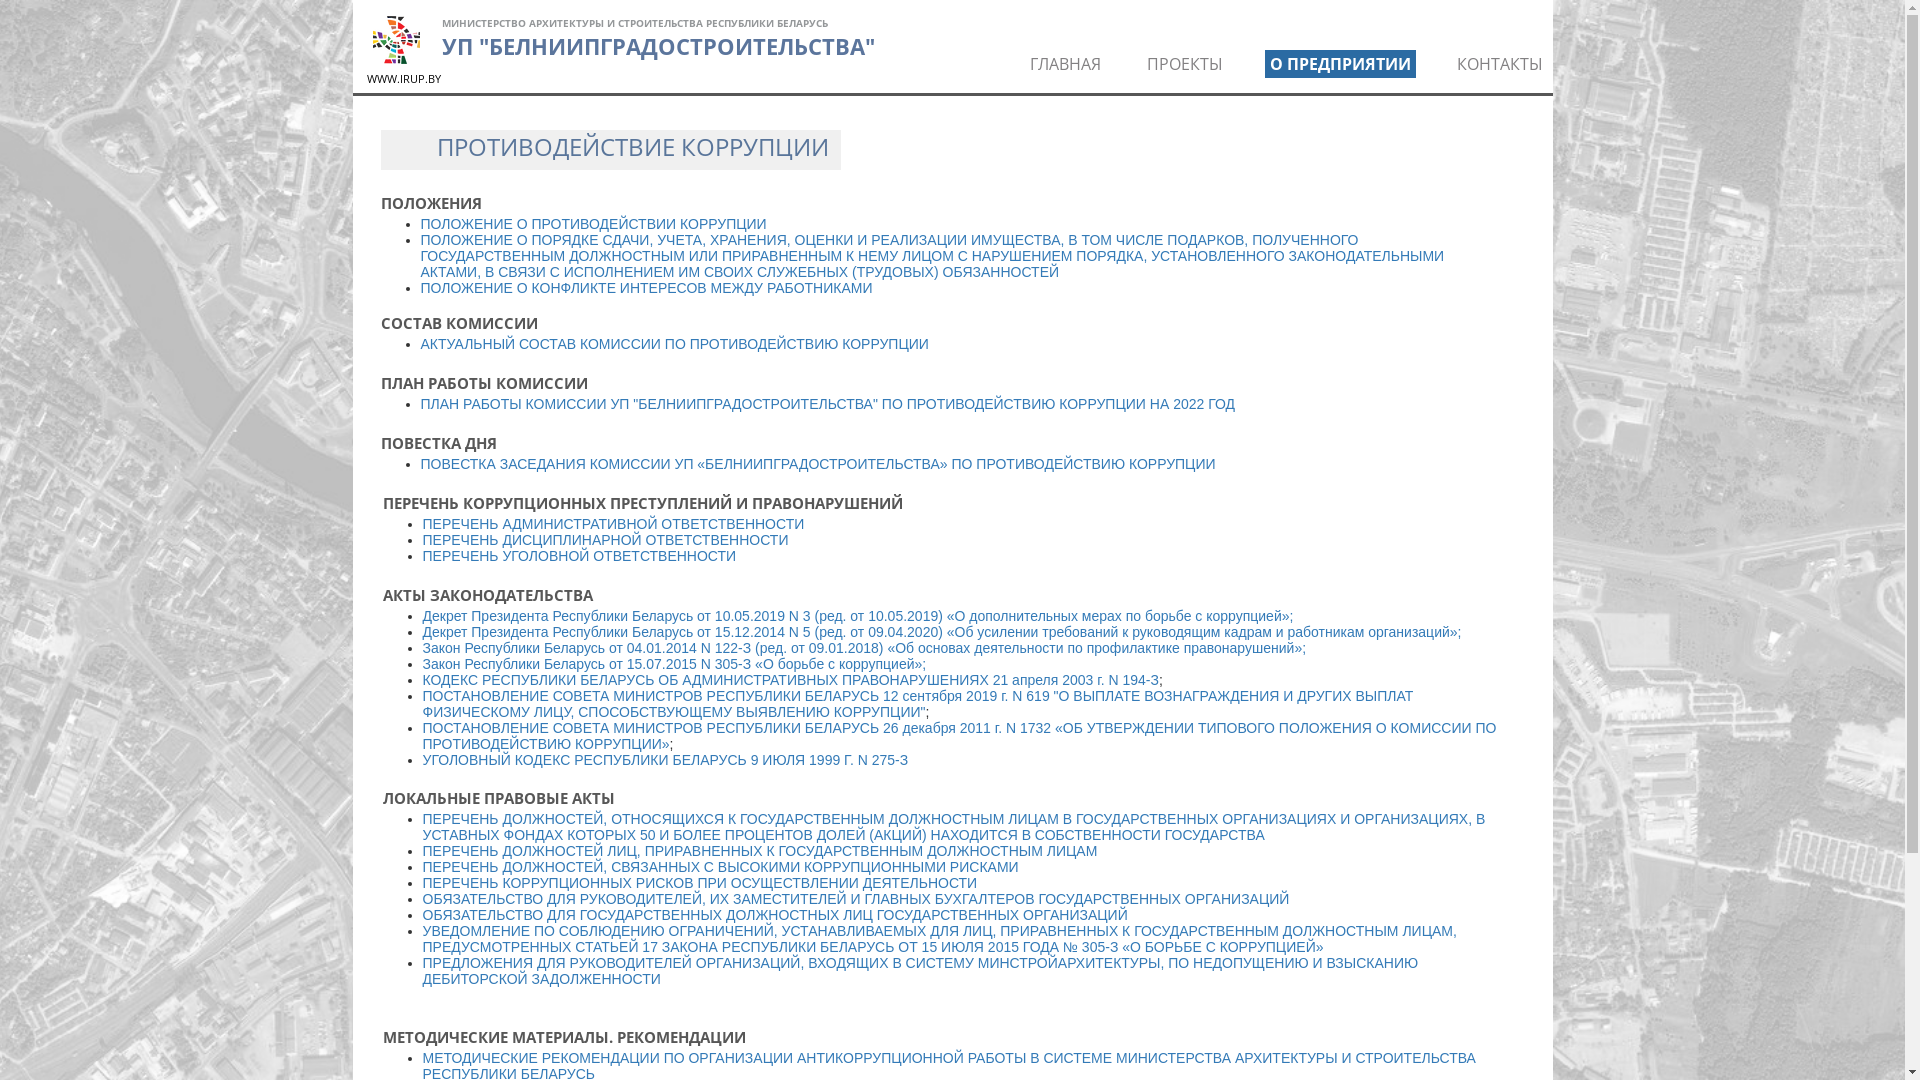 This screenshot has width=1920, height=1080. What do you see at coordinates (395, 39) in the screenshot?
I see `'www.irup.by'` at bounding box center [395, 39].